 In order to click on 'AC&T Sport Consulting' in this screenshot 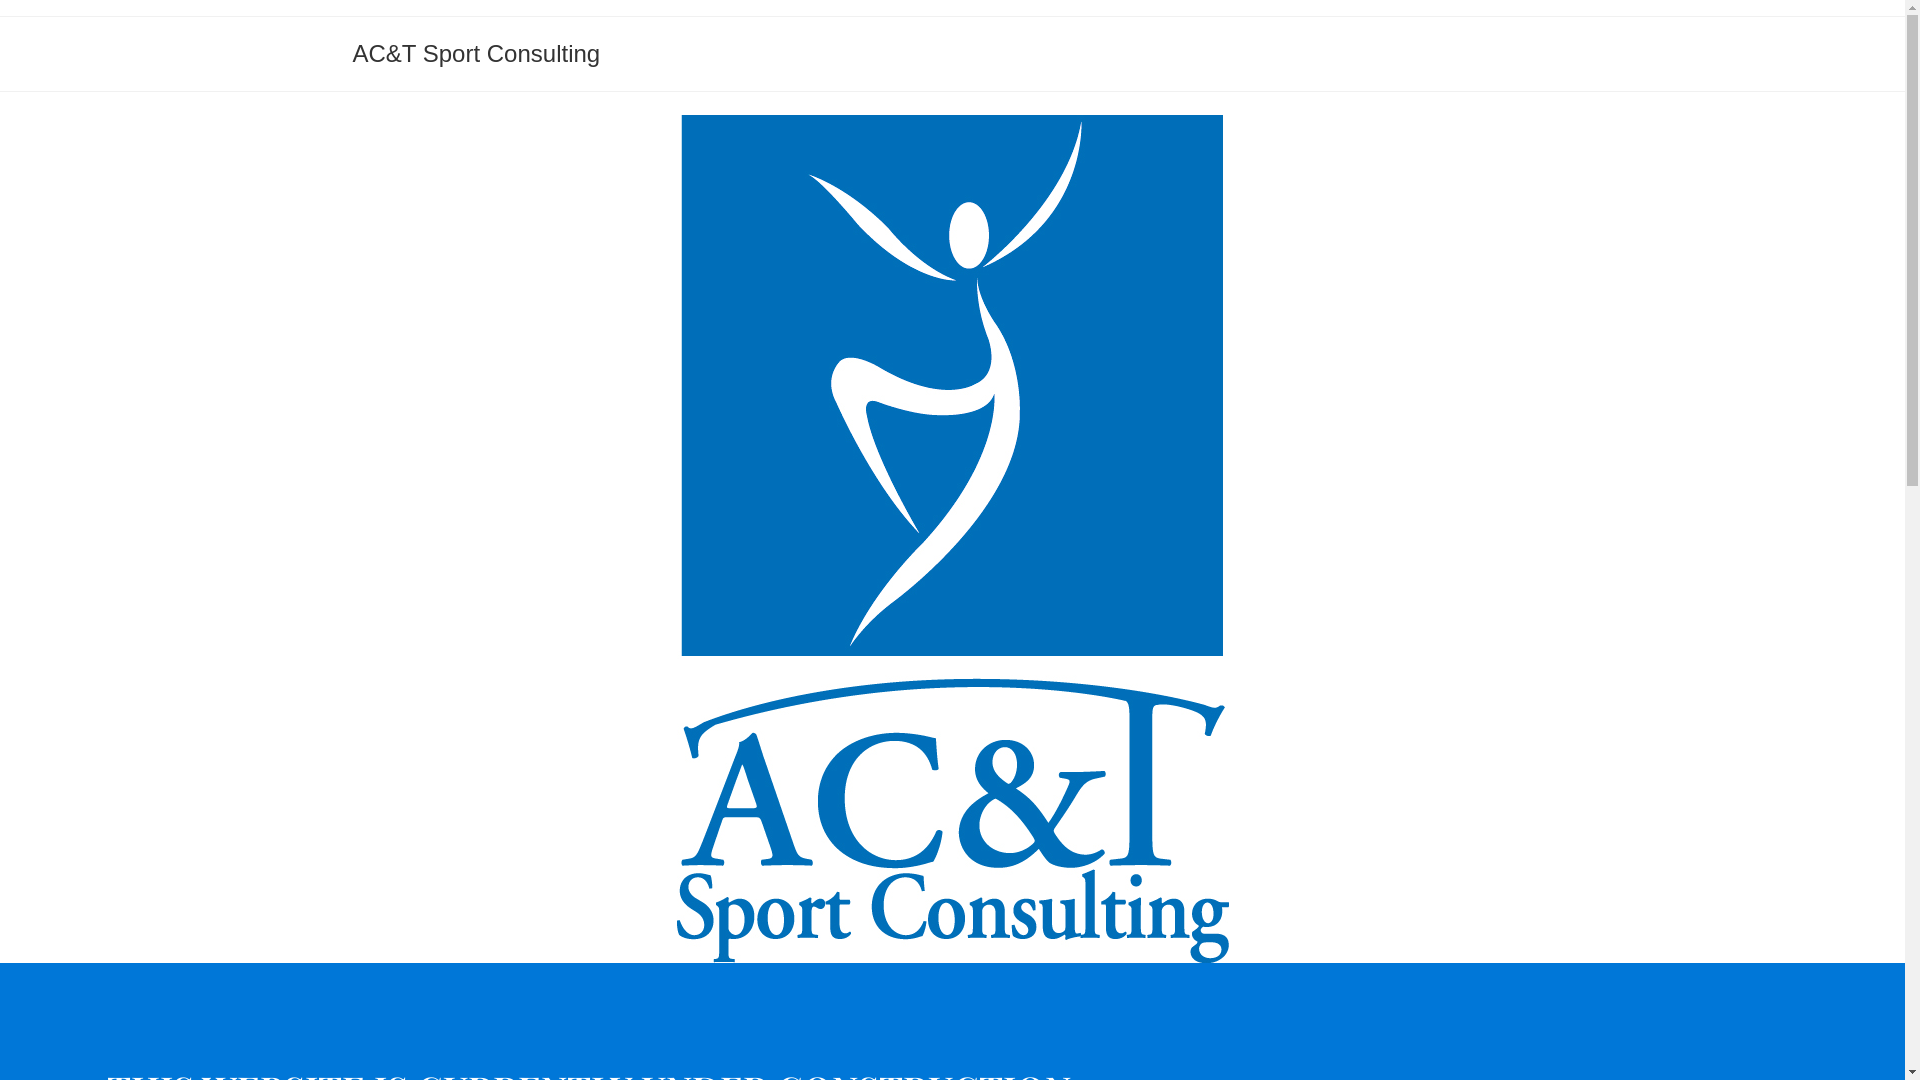, I will do `click(474, 52)`.